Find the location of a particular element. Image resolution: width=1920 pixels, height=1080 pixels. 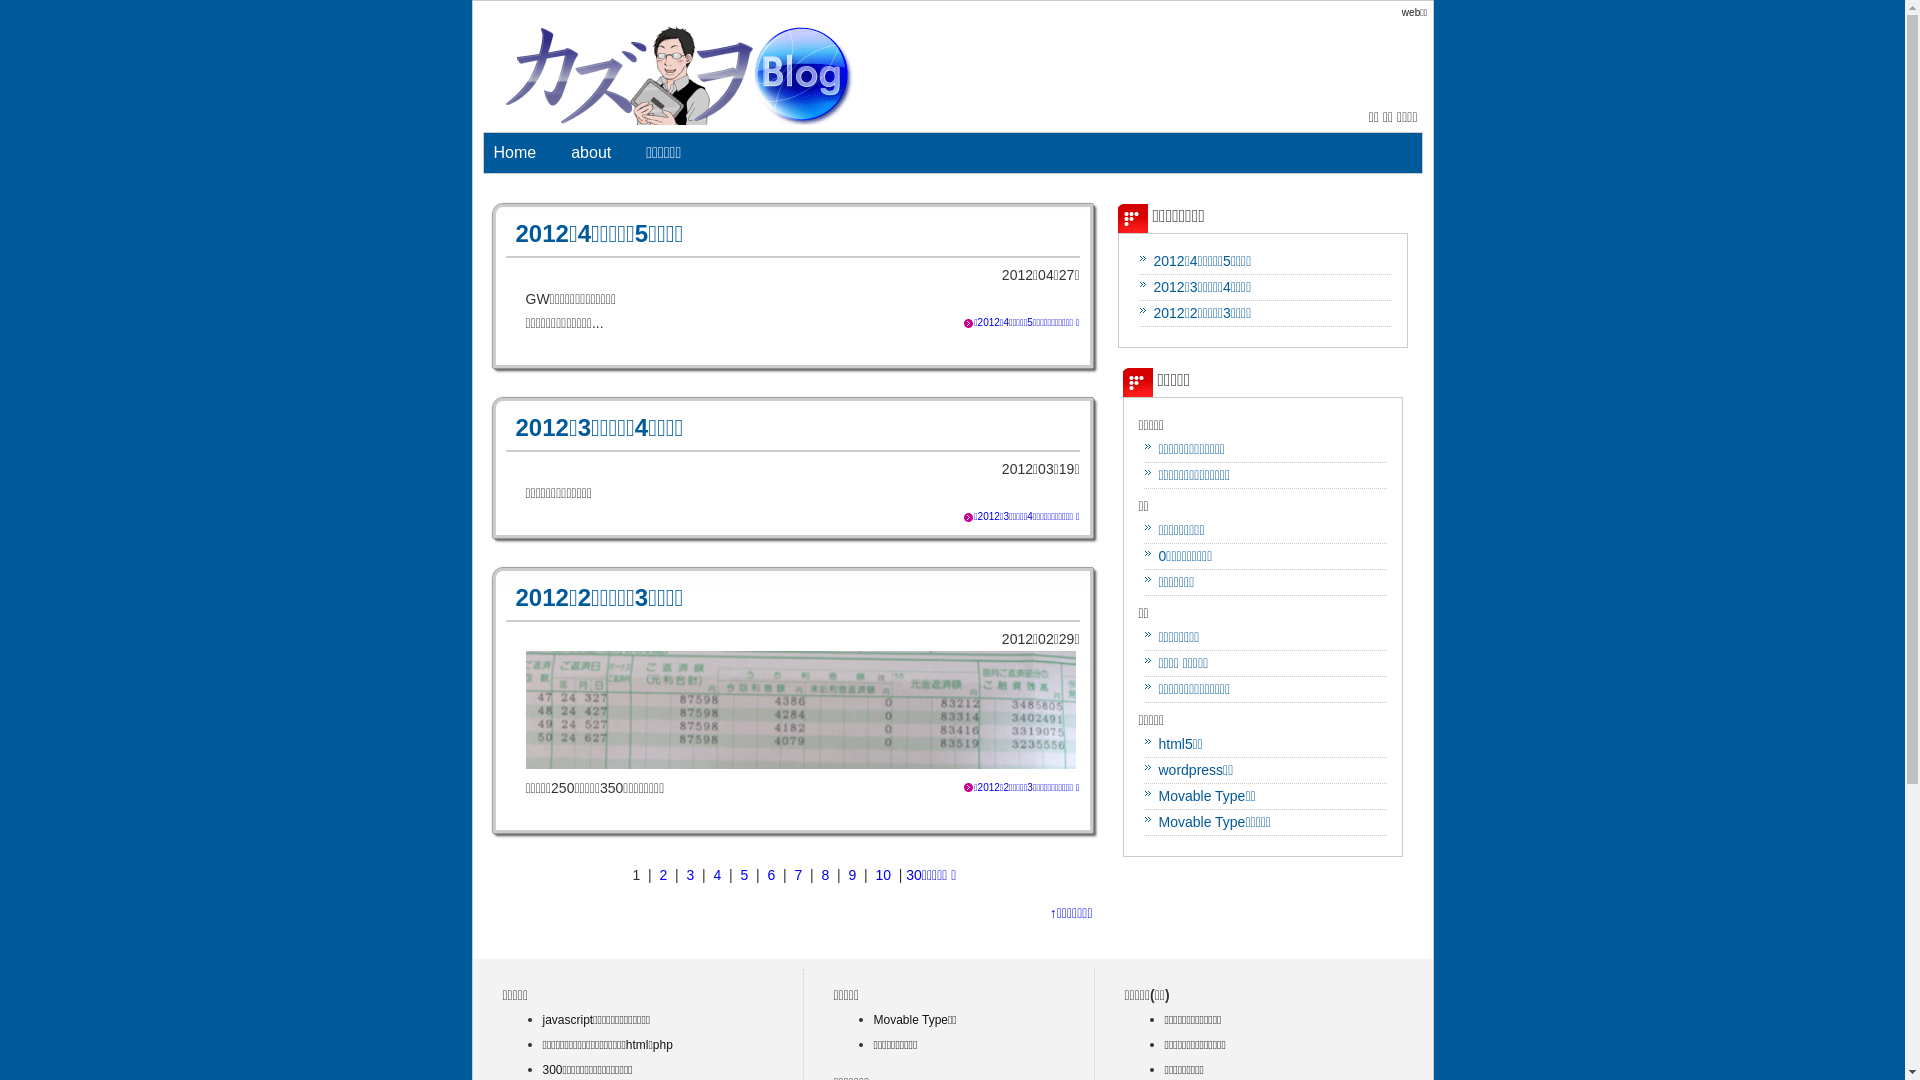

' 2 ' is located at coordinates (663, 874).